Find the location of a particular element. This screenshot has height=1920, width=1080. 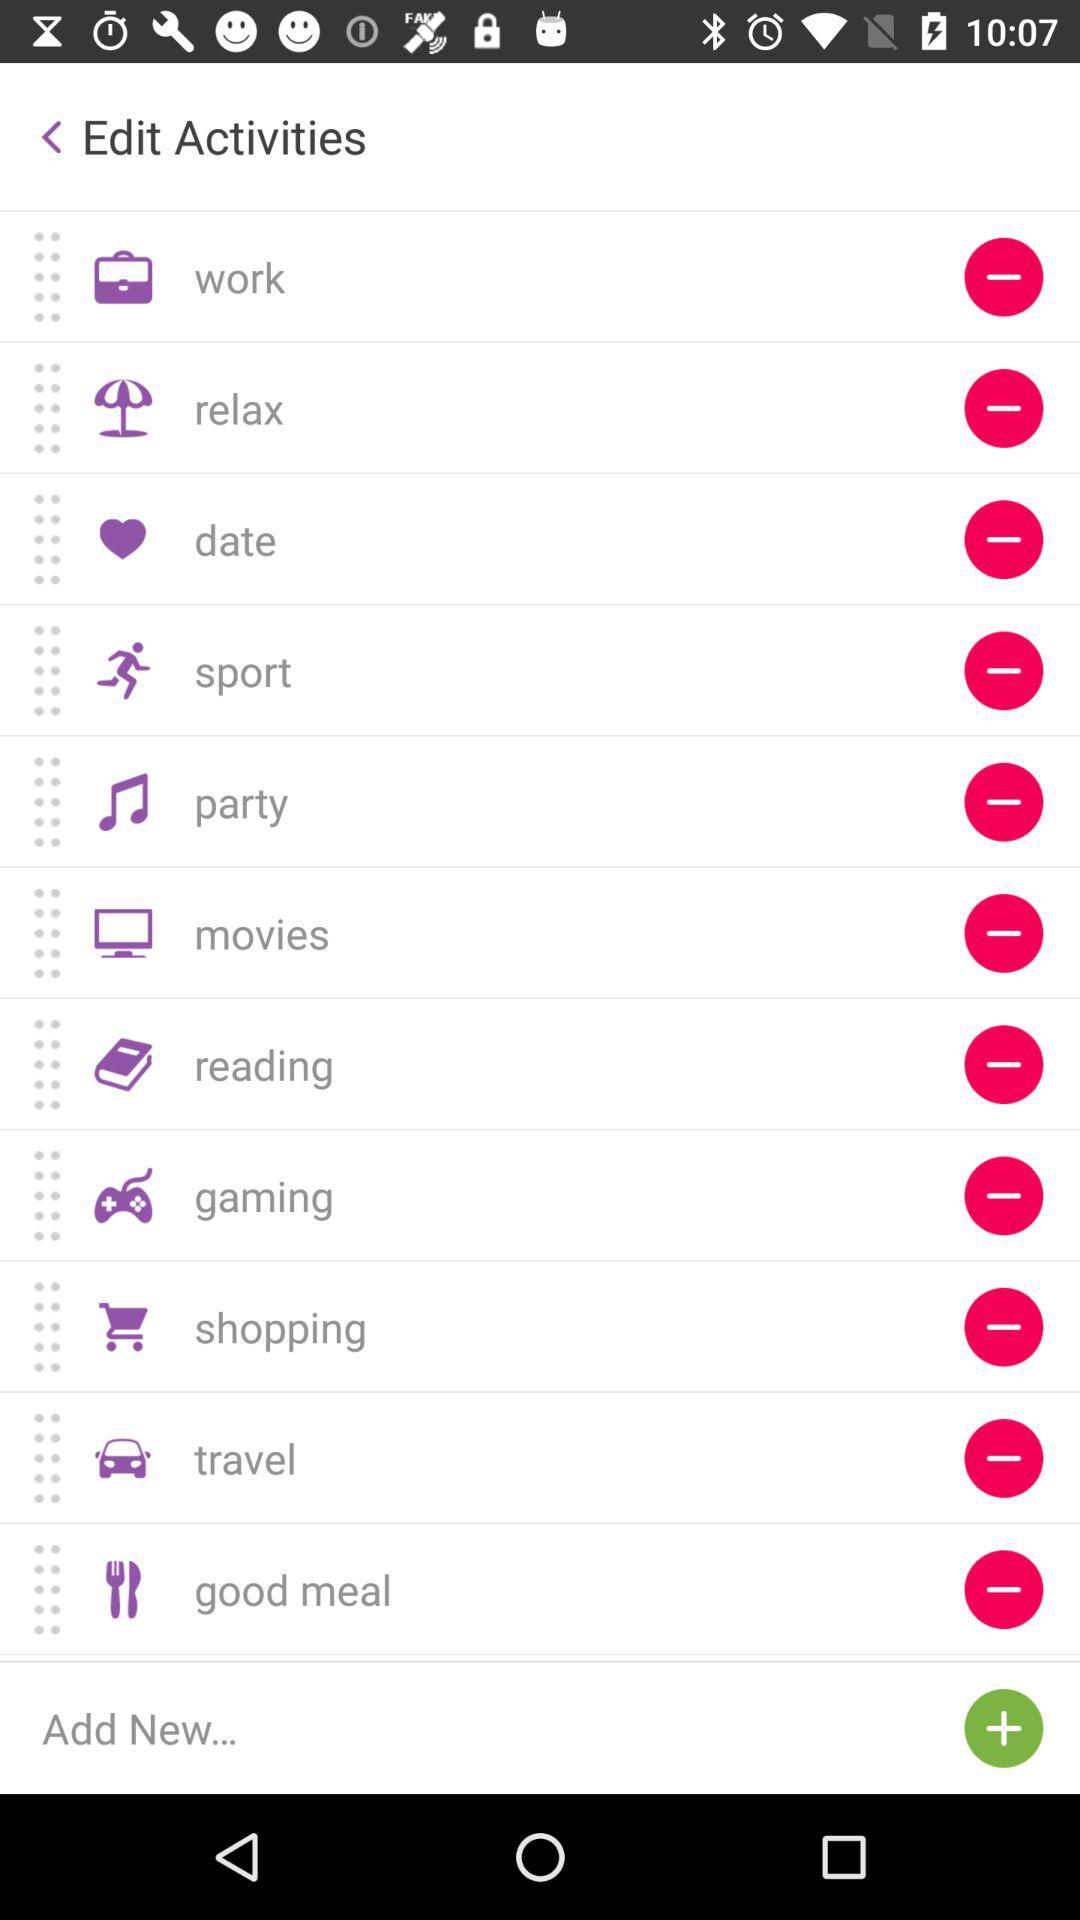

remove activity is located at coordinates (1003, 932).